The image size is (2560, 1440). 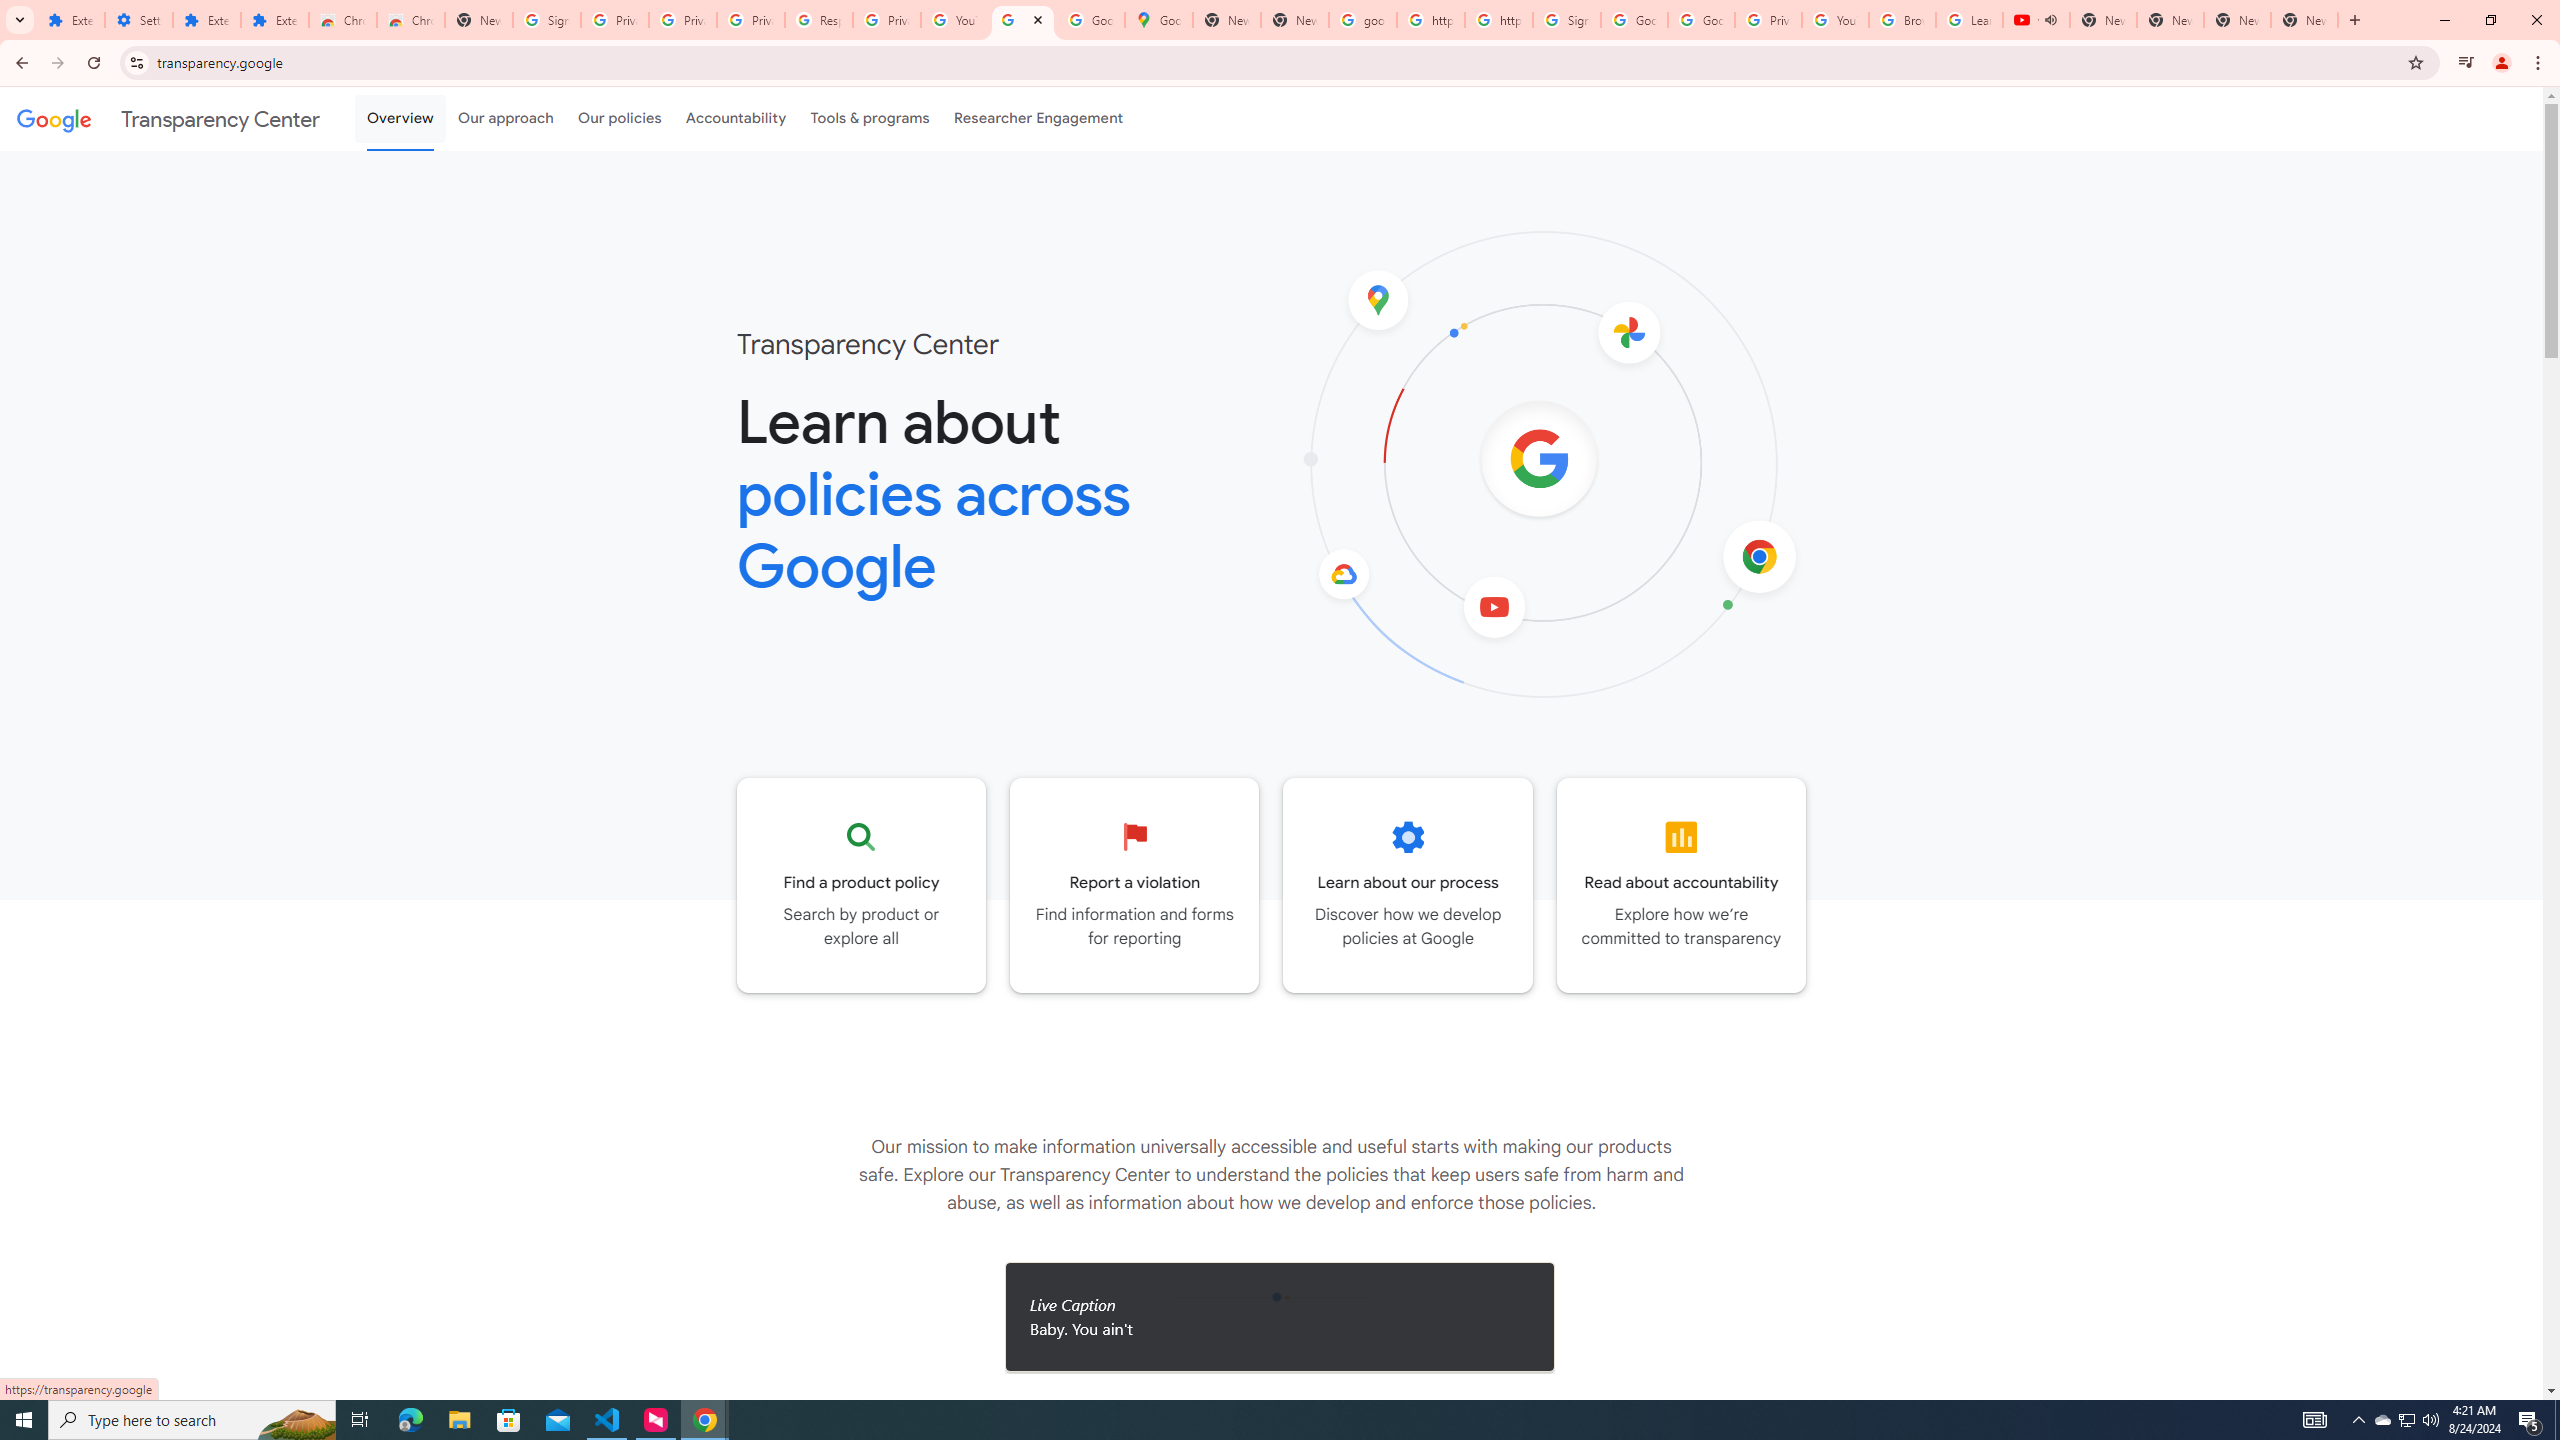 What do you see at coordinates (619, 118) in the screenshot?
I see `'Our policies'` at bounding box center [619, 118].